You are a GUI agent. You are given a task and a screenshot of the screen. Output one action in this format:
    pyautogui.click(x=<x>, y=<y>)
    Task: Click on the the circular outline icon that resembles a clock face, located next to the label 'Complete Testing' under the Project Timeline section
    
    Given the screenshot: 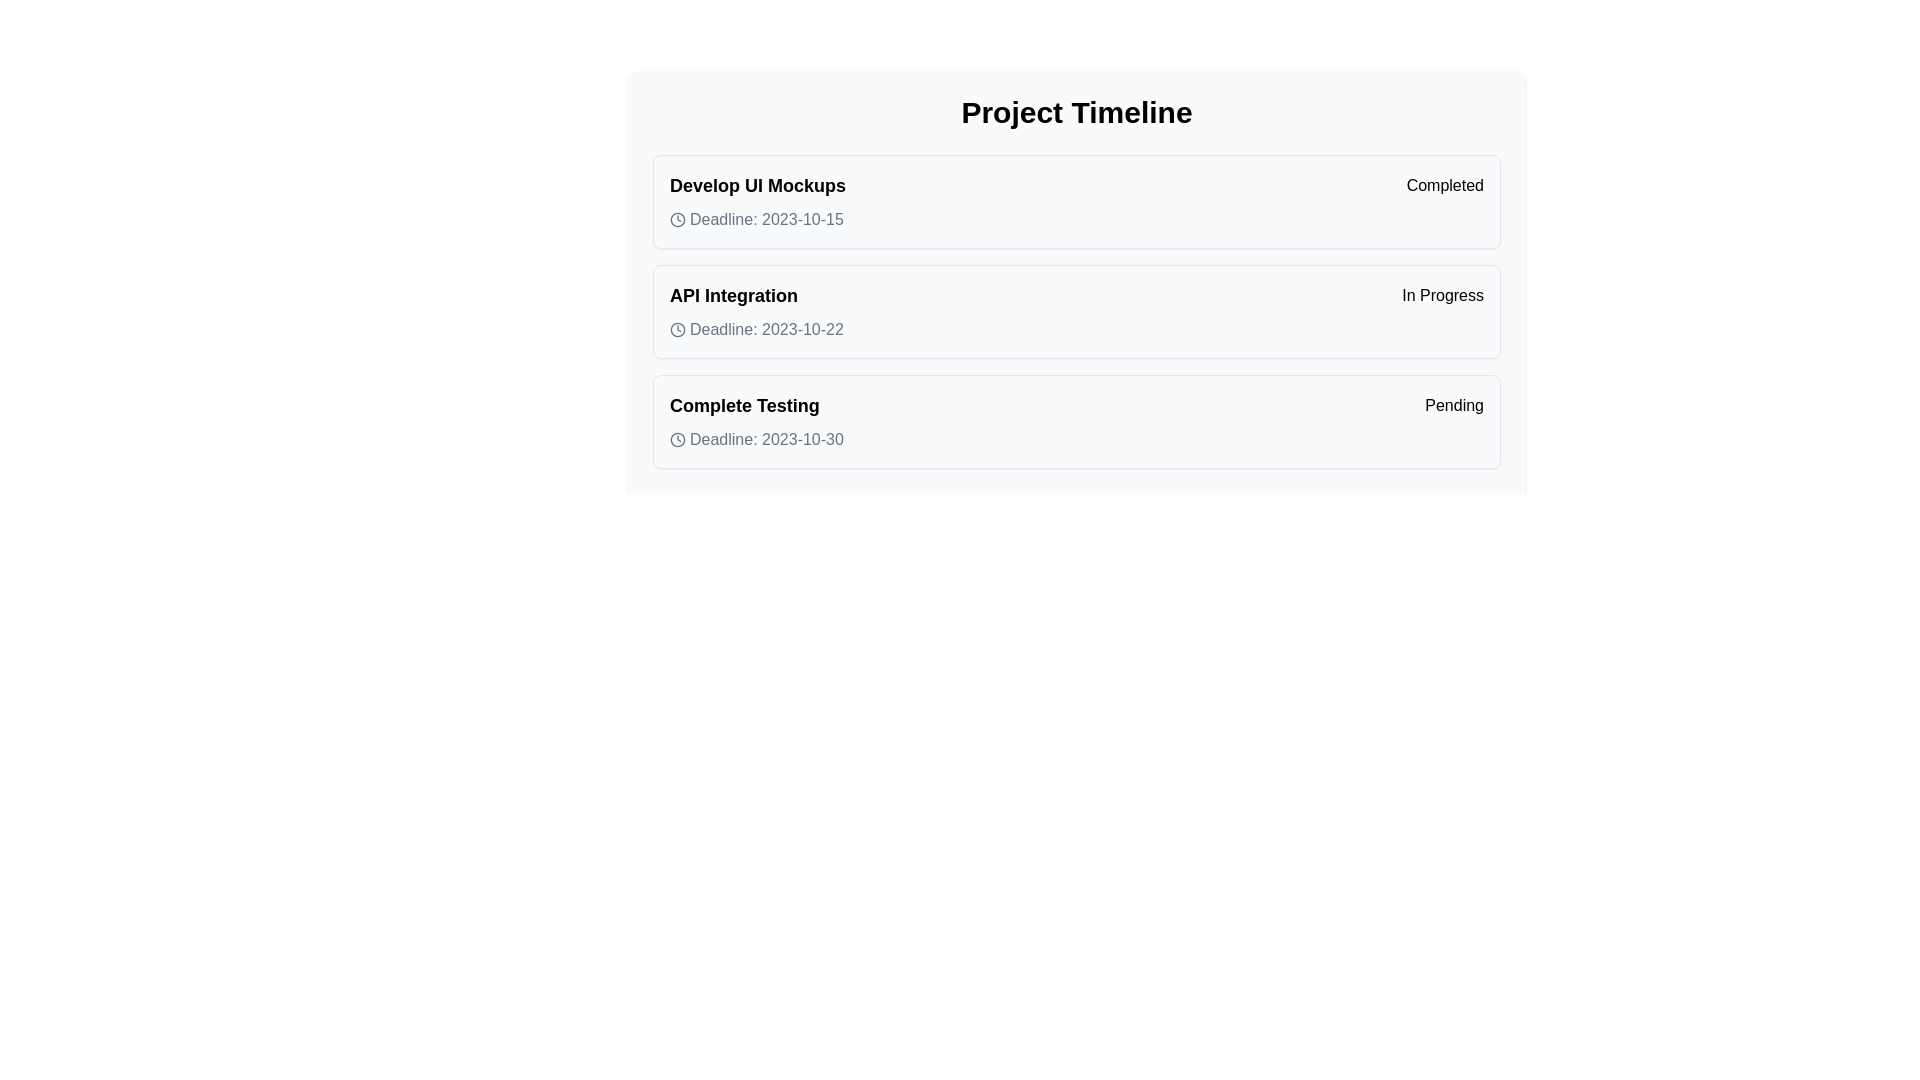 What is the action you would take?
    pyautogui.click(x=677, y=438)
    